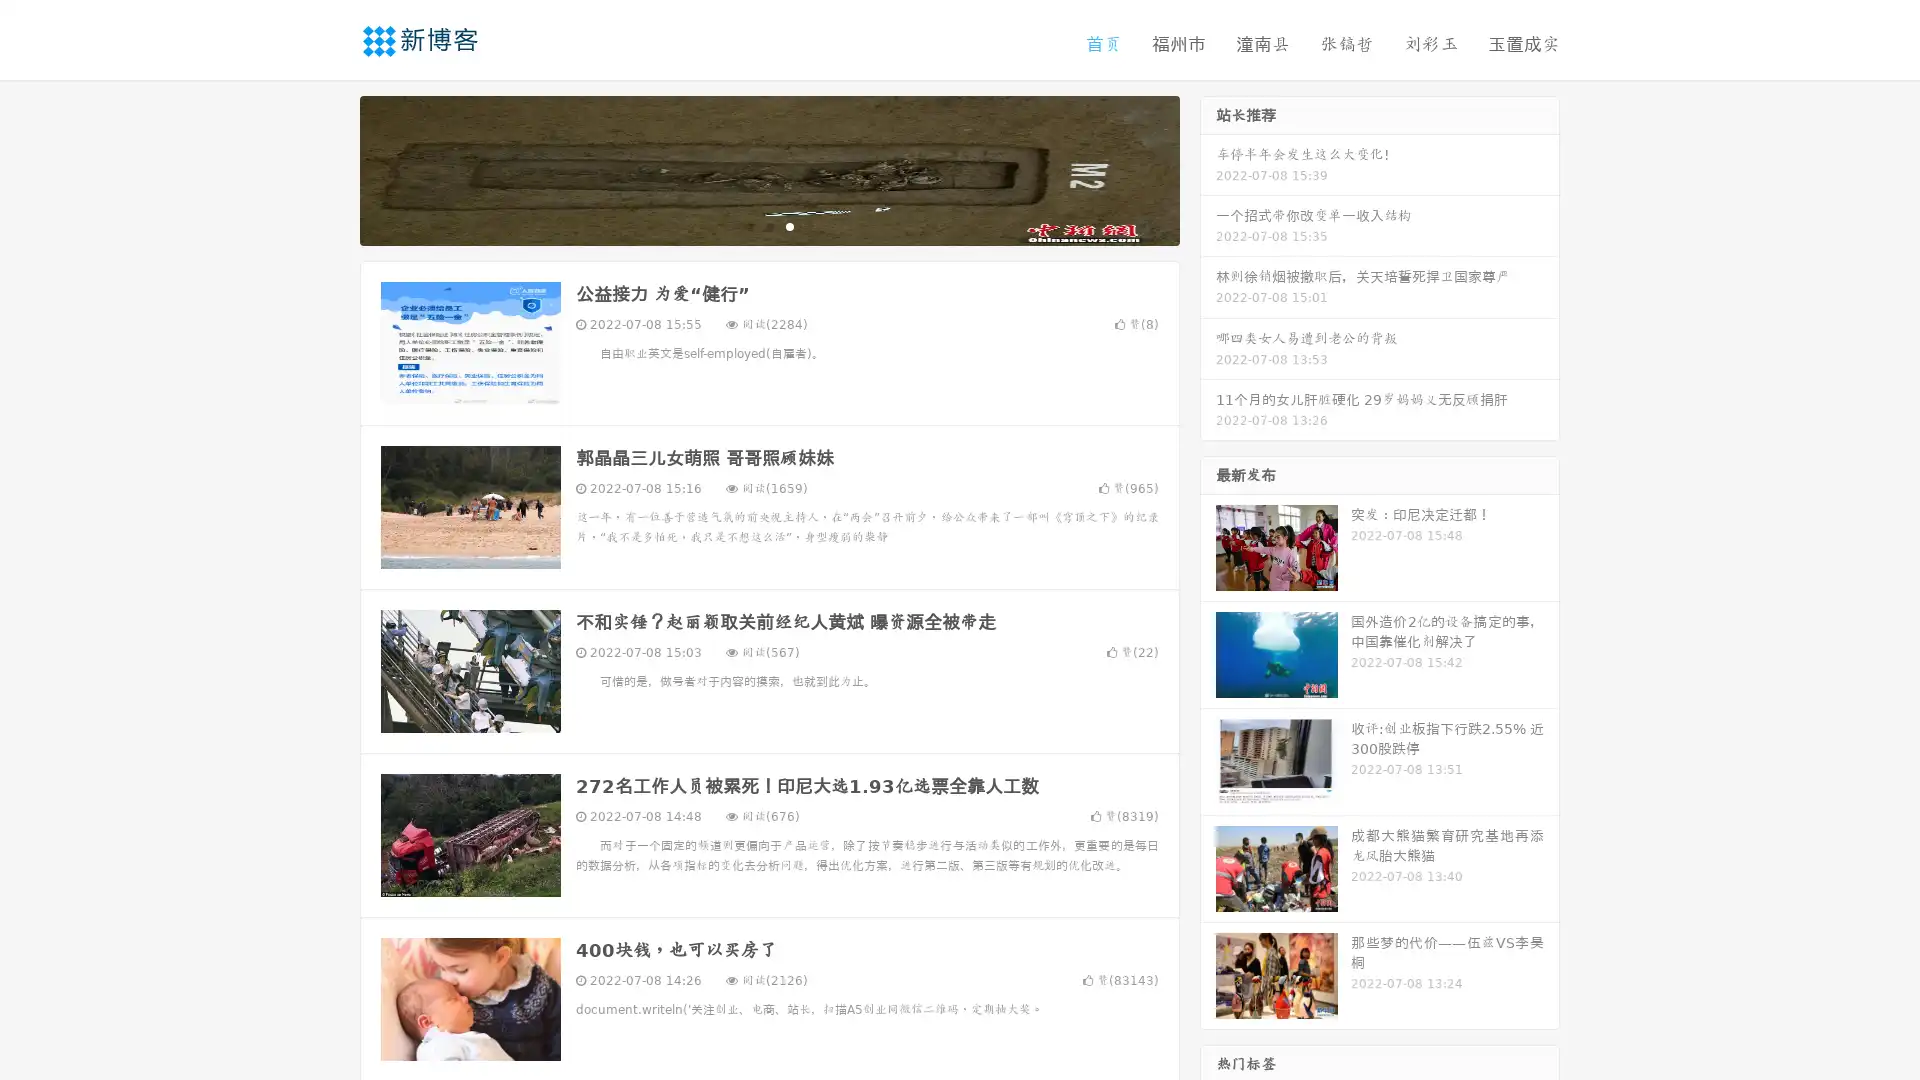 The image size is (1920, 1080). Describe the element at coordinates (1208, 168) in the screenshot. I see `Next slide` at that location.